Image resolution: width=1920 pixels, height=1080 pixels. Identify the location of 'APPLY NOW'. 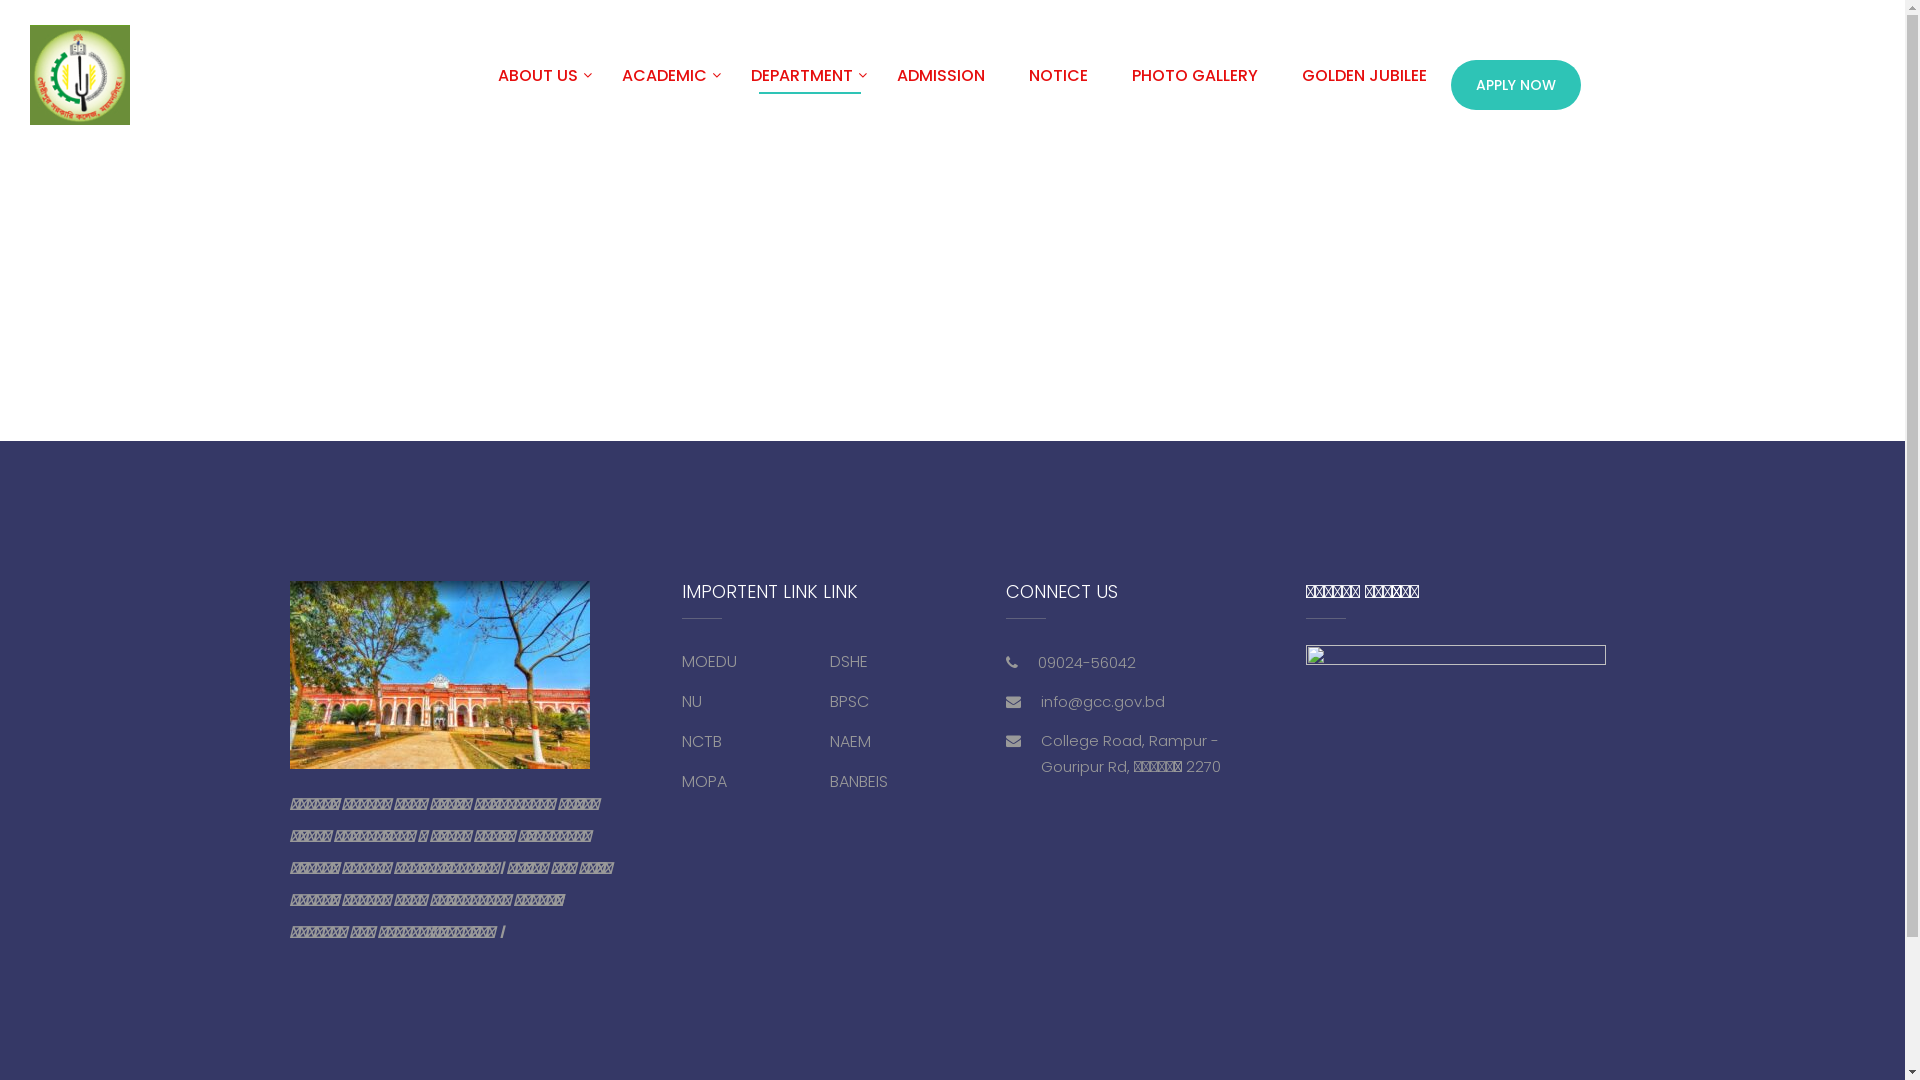
(1516, 83).